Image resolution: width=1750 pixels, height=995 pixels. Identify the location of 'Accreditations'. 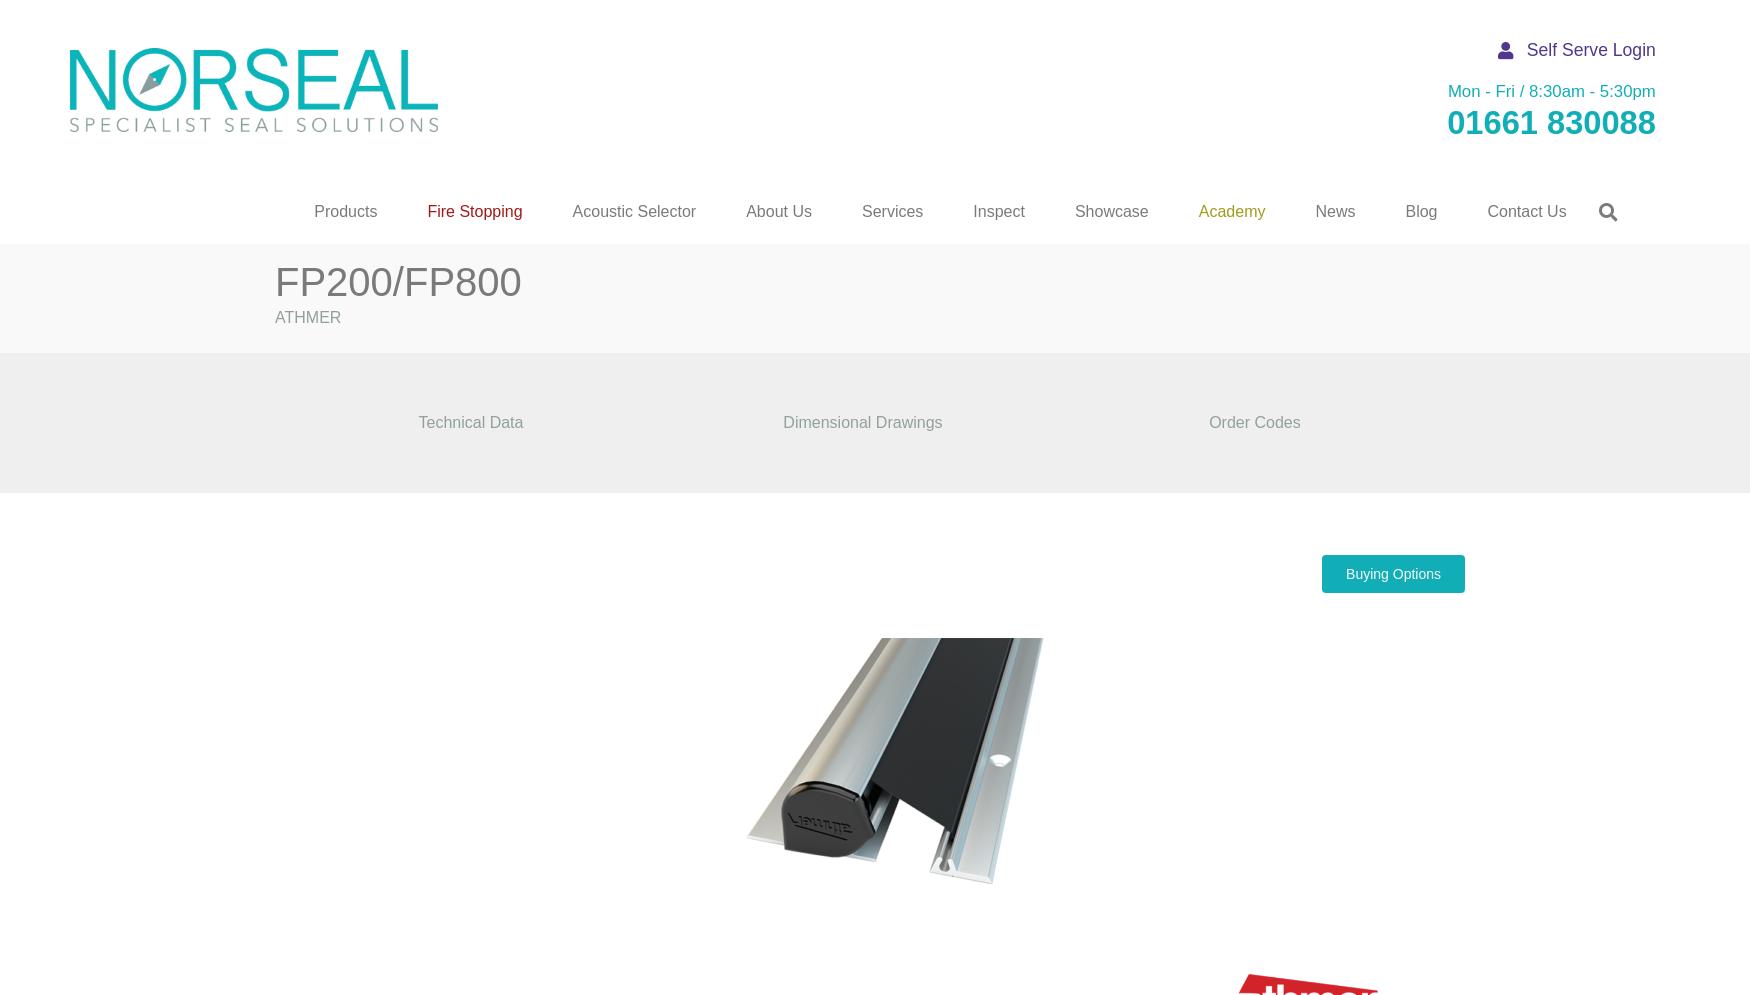
(777, 495).